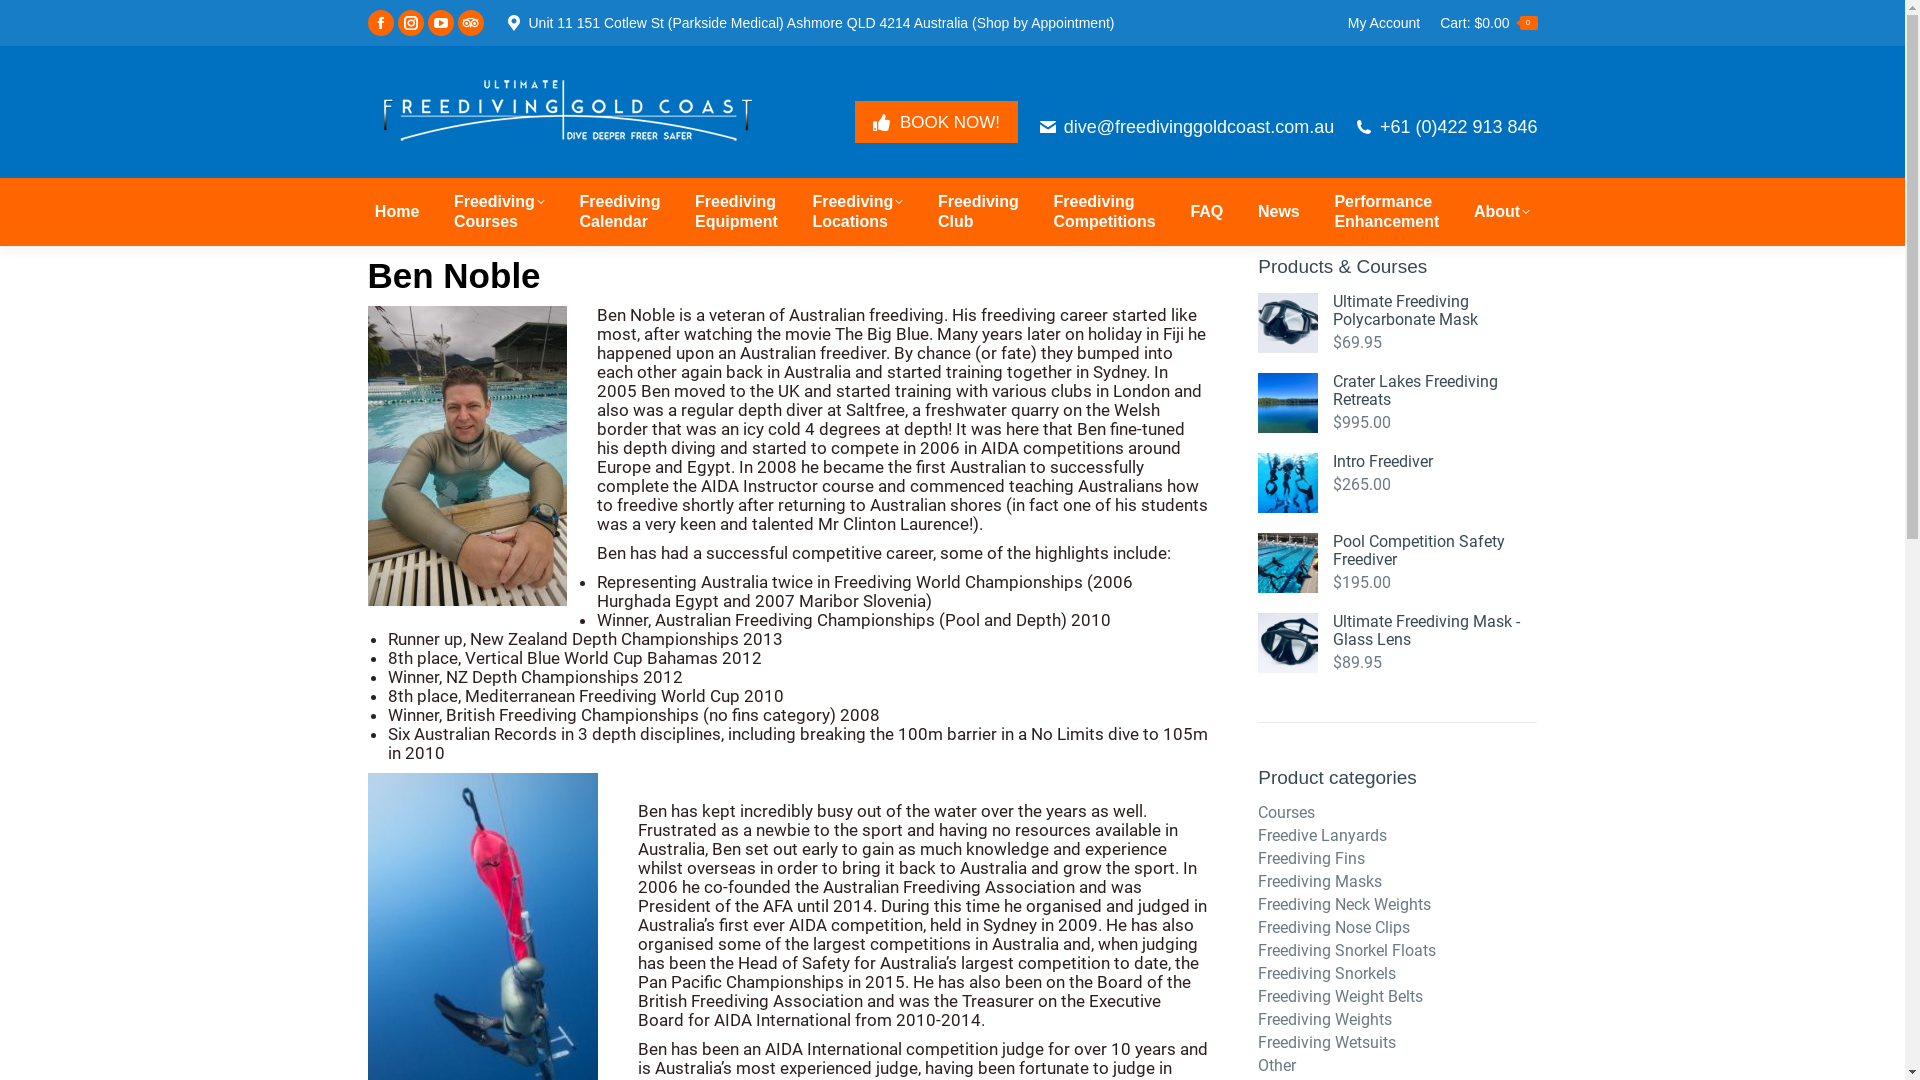  Describe the element at coordinates (1385, 212) in the screenshot. I see `'Performance` at that location.